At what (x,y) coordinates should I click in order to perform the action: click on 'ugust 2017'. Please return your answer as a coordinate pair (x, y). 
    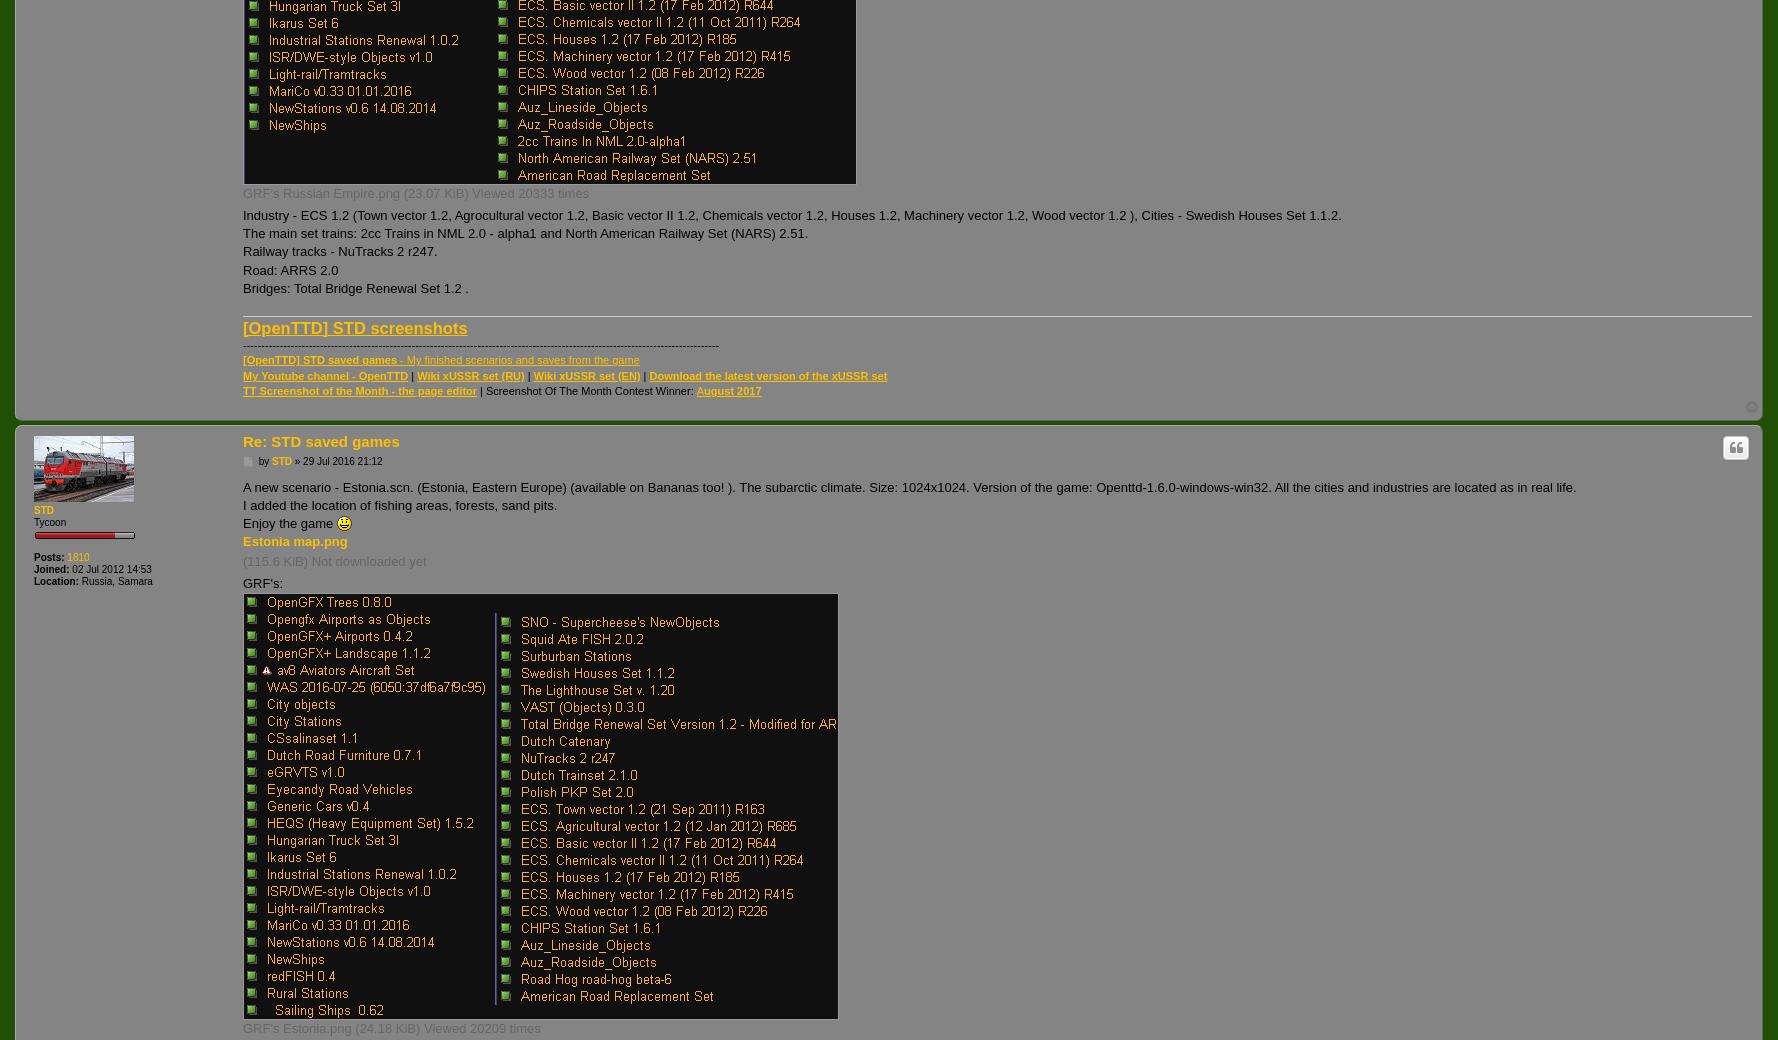
    Looking at the image, I should click on (731, 391).